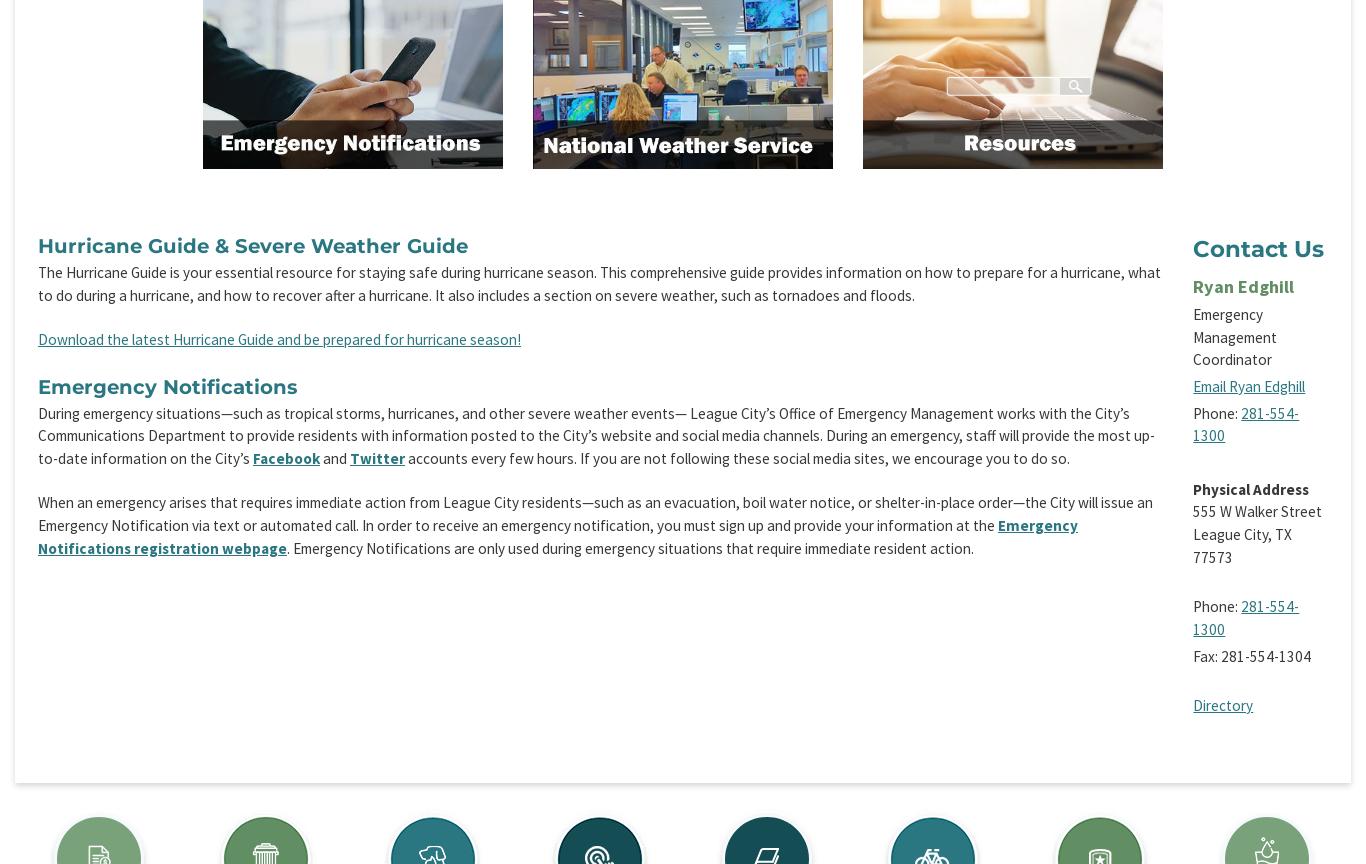 Image resolution: width=1366 pixels, height=864 pixels. Describe the element at coordinates (628, 546) in the screenshot. I see `'. Emergency Notifications are only used during emergency situations that require immediate resident action.'` at that location.